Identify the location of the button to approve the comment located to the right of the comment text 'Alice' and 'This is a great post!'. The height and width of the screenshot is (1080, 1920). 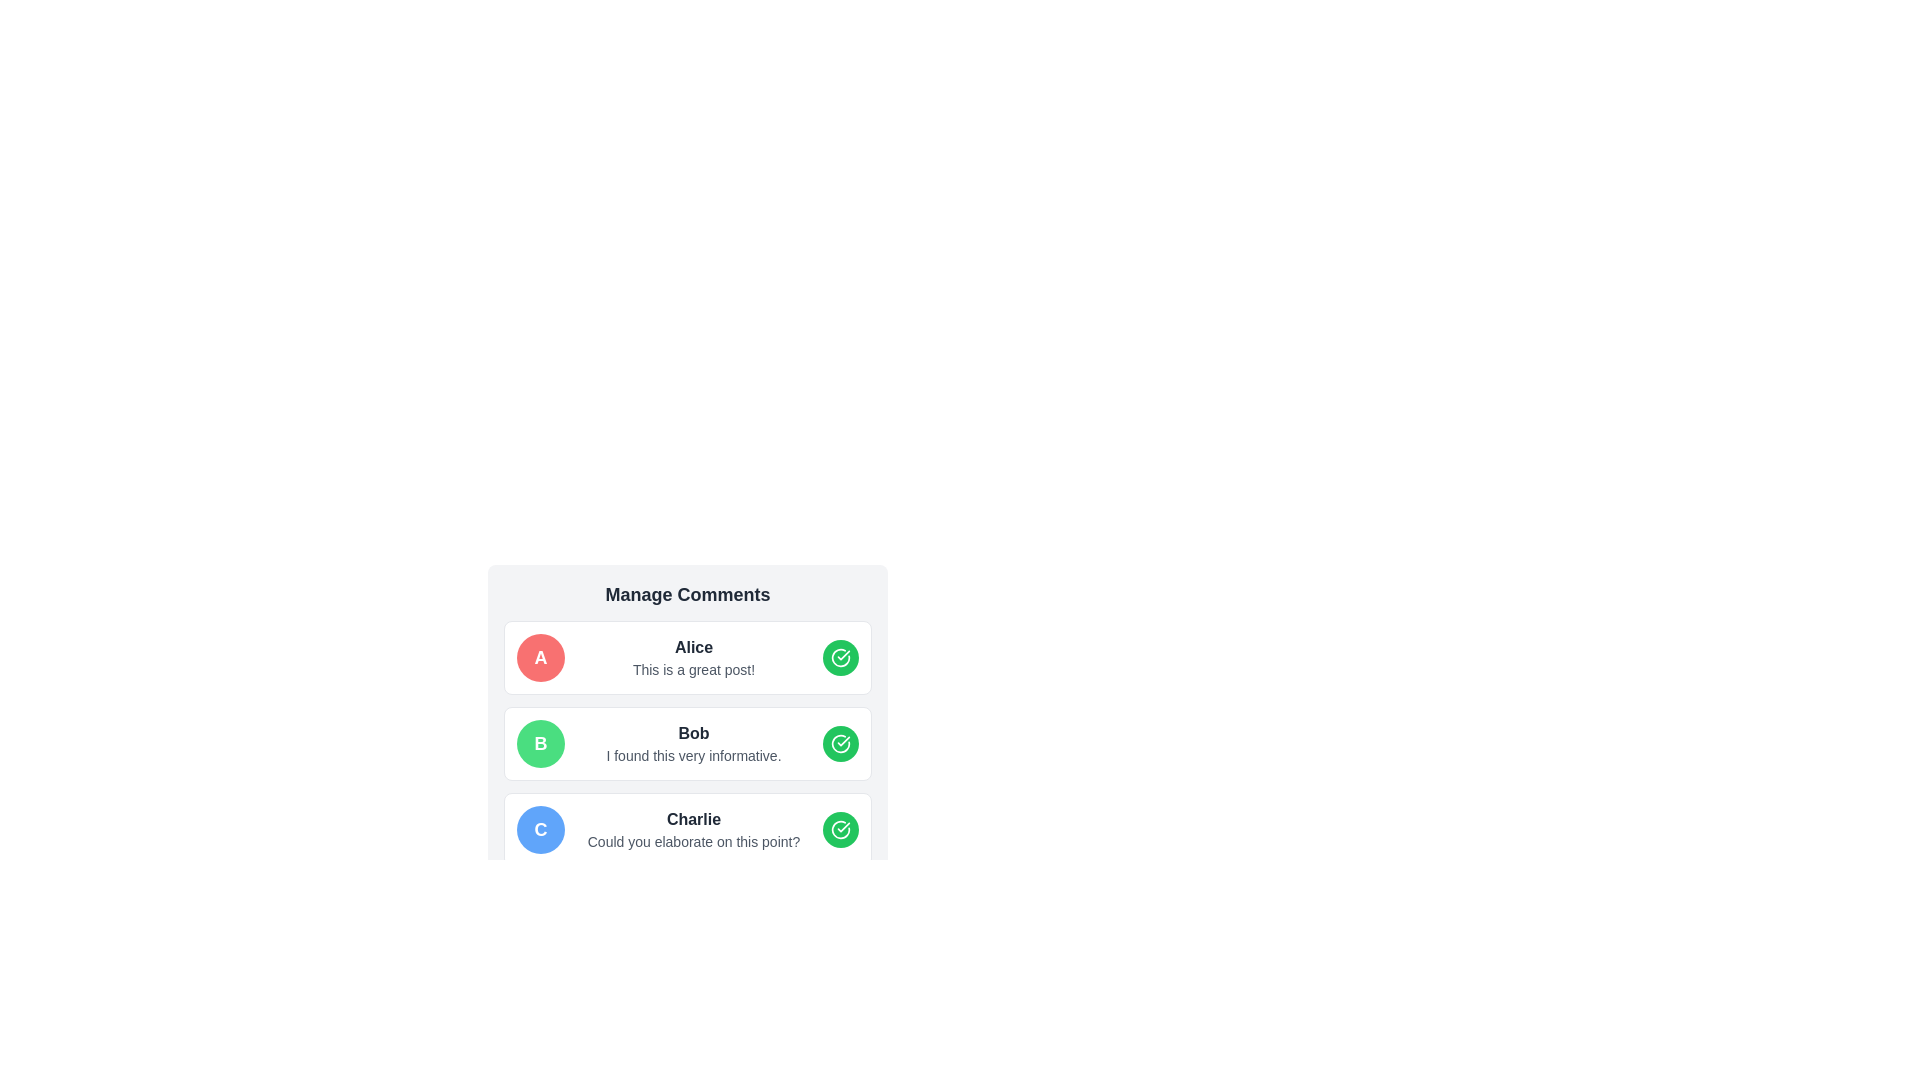
(840, 658).